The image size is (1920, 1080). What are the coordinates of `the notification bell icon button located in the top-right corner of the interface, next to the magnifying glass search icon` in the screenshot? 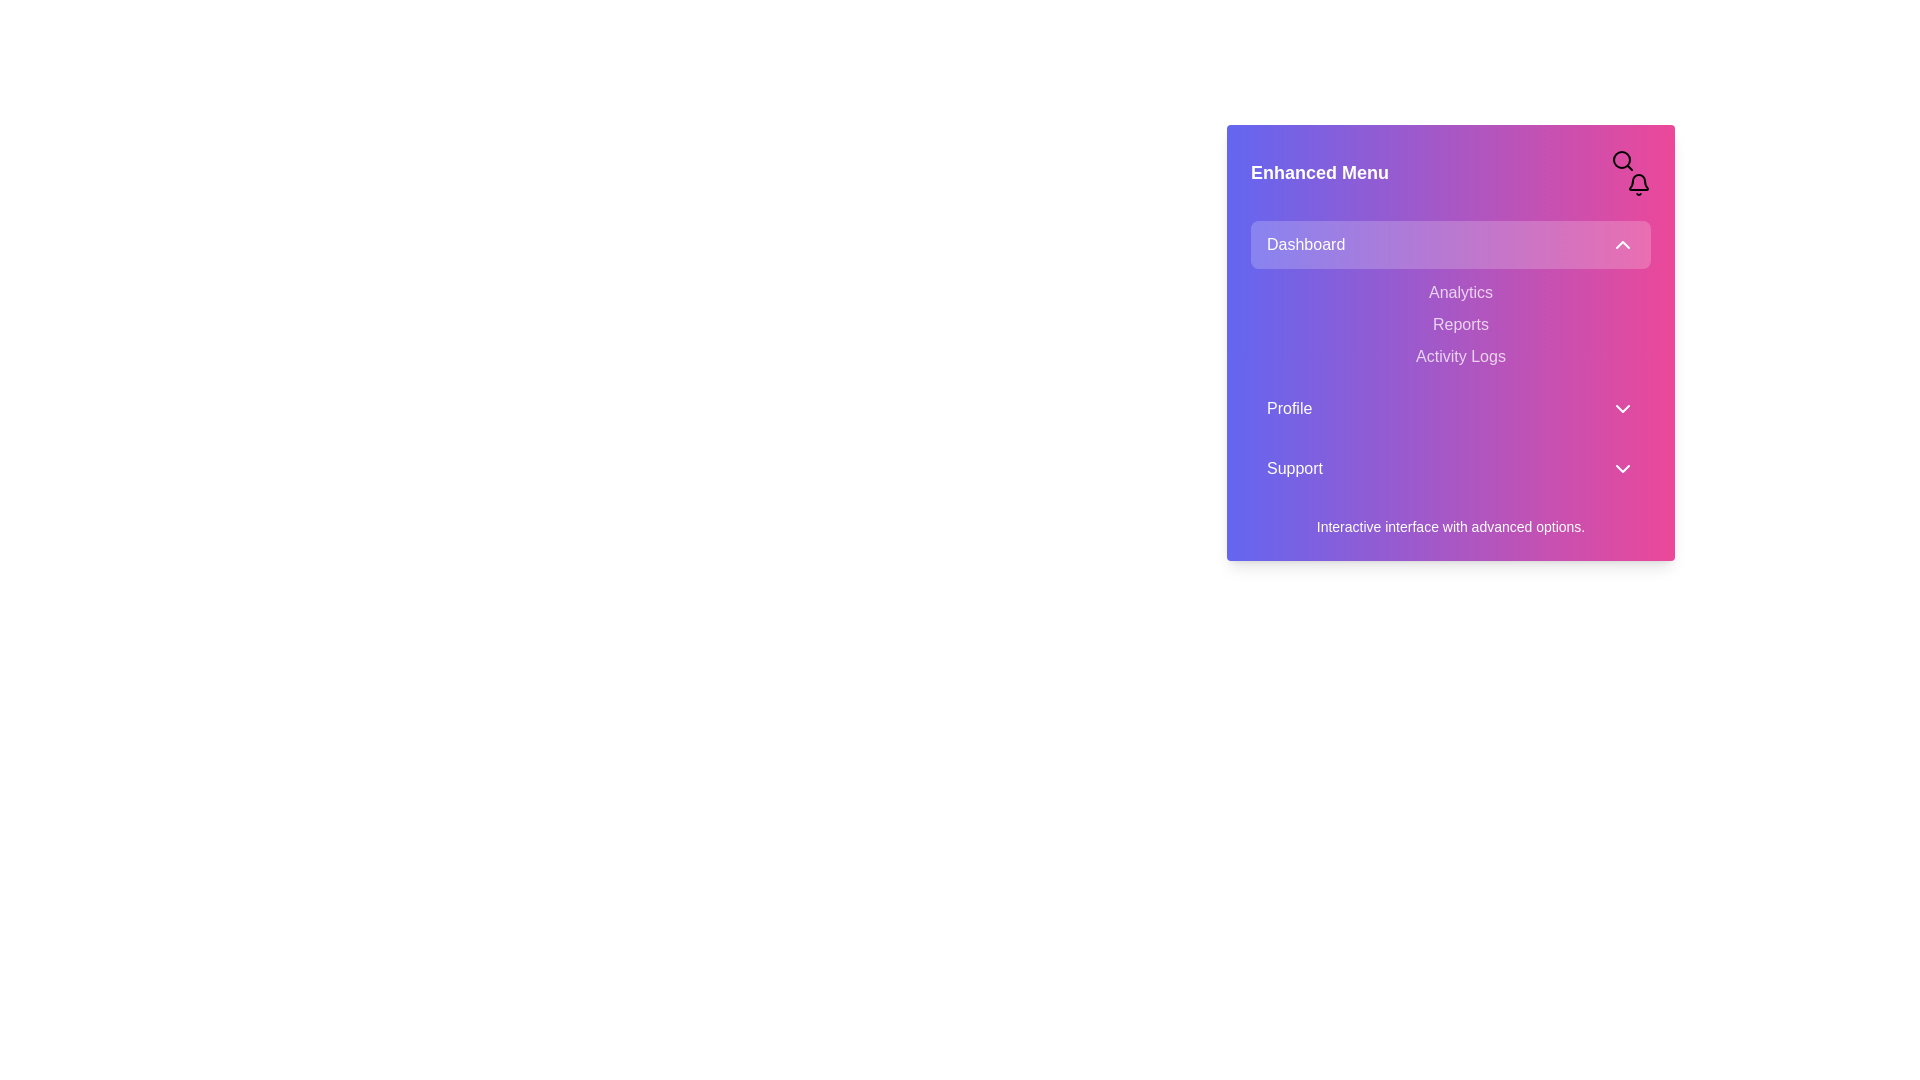 It's located at (1638, 185).